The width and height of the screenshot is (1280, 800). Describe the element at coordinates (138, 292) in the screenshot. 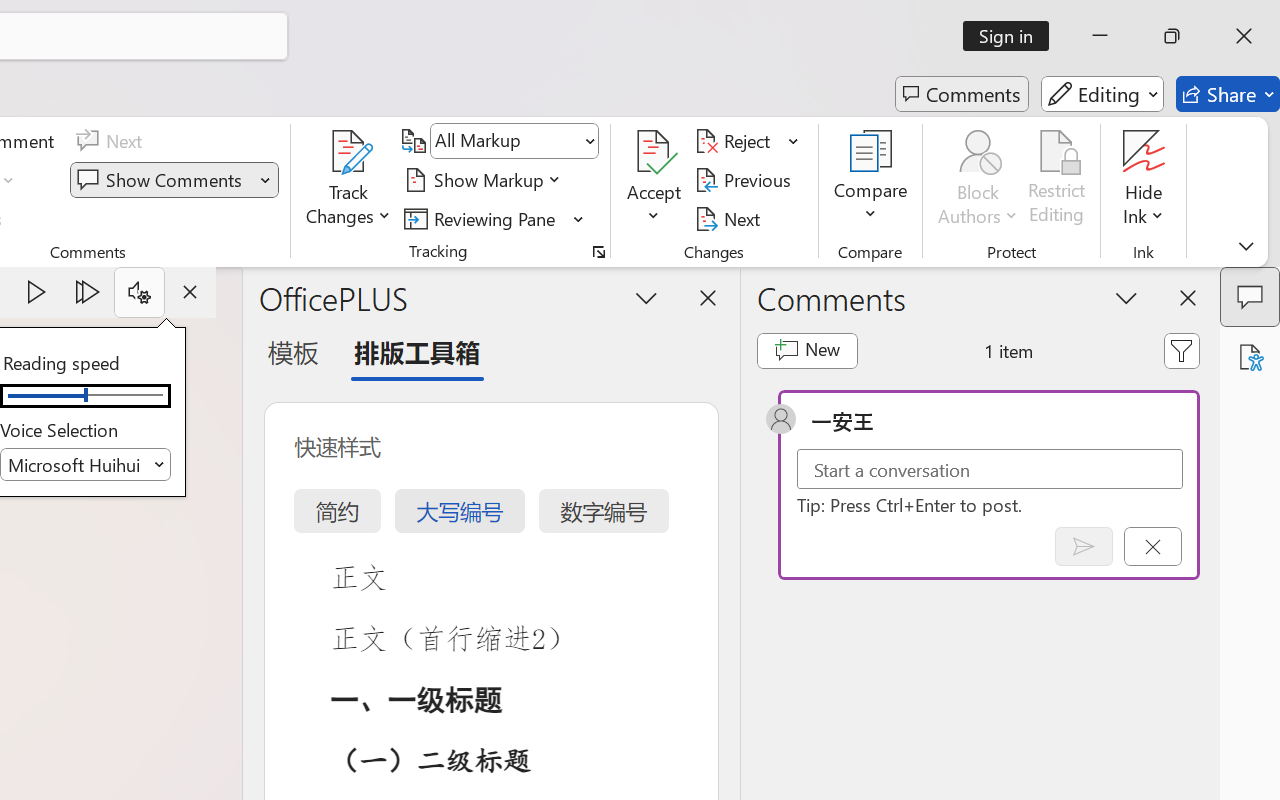

I see `'Settings'` at that location.